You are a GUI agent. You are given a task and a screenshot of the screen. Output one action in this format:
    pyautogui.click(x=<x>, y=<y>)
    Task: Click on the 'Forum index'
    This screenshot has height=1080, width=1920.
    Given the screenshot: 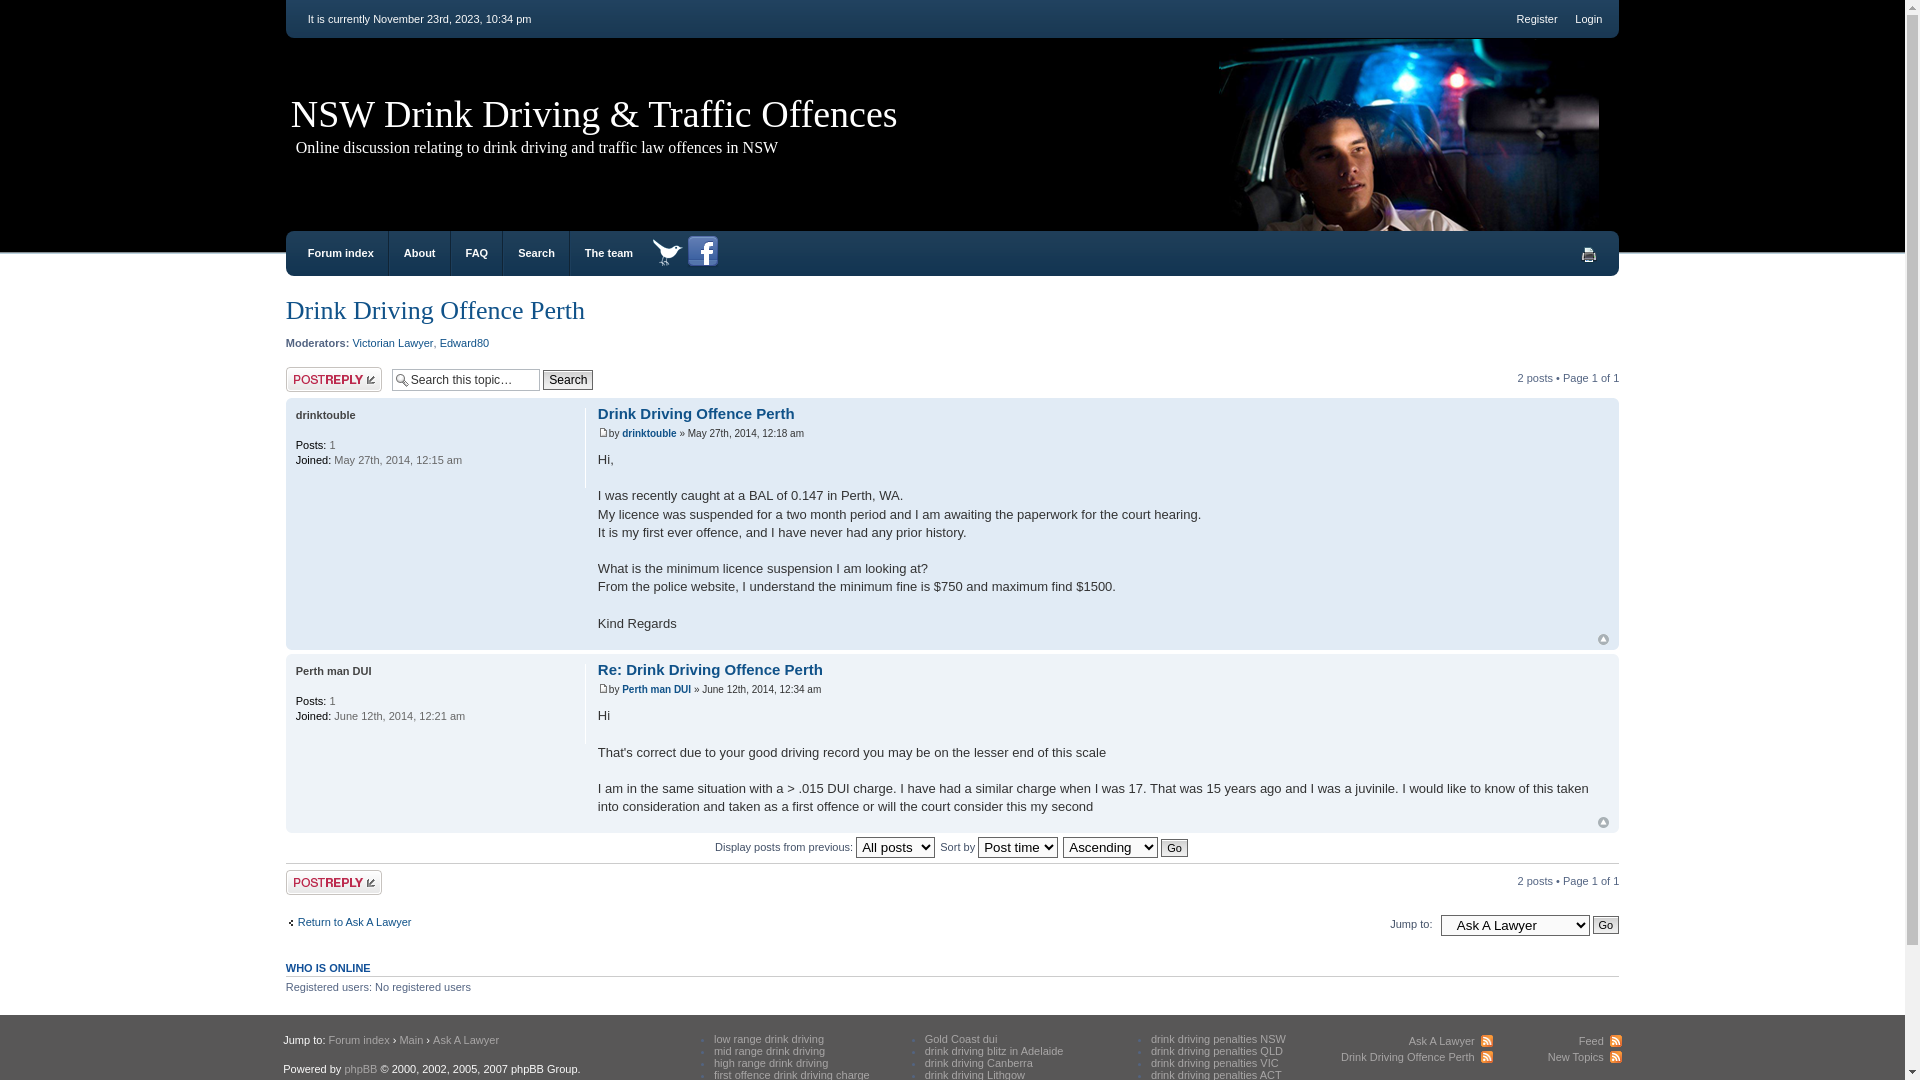 What is the action you would take?
    pyautogui.click(x=327, y=1039)
    